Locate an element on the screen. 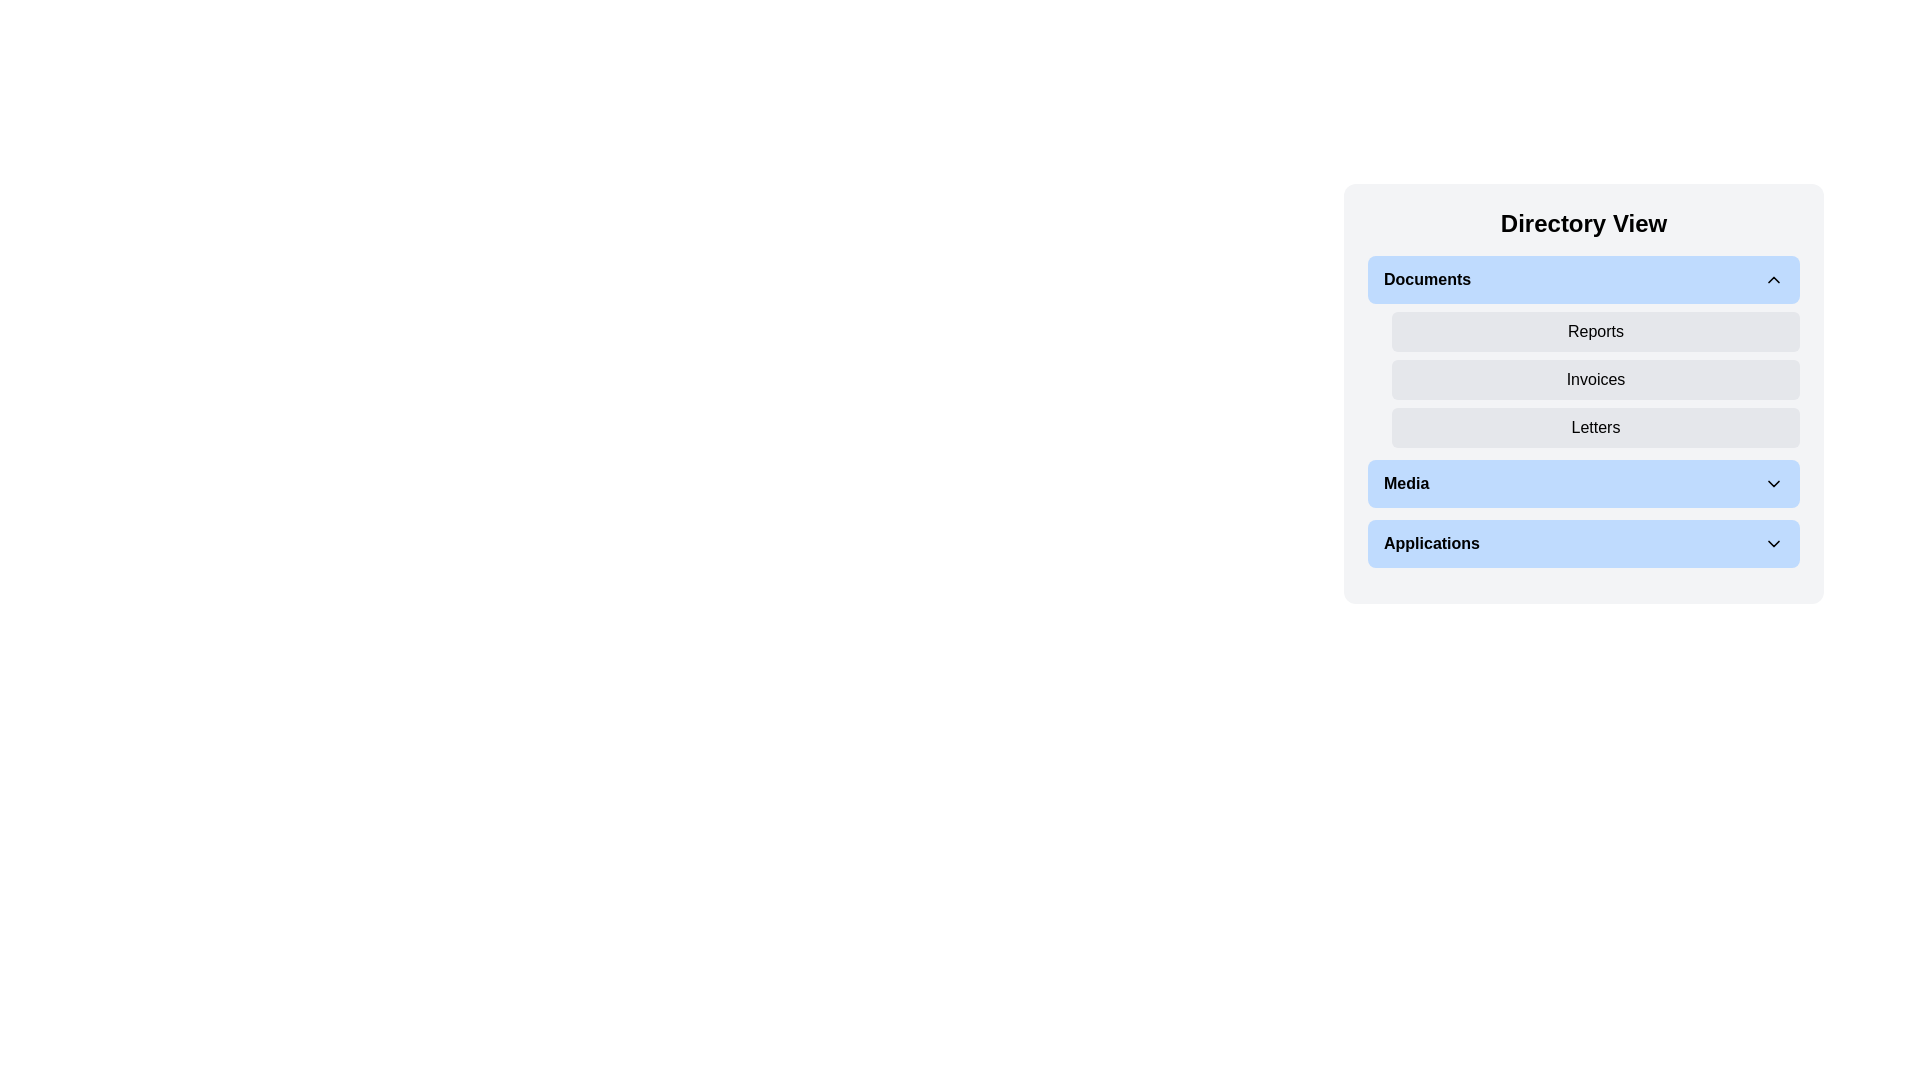  the bold text label 'Documents' within the 'Documents' section header in the 'Directory View' is located at coordinates (1426, 280).